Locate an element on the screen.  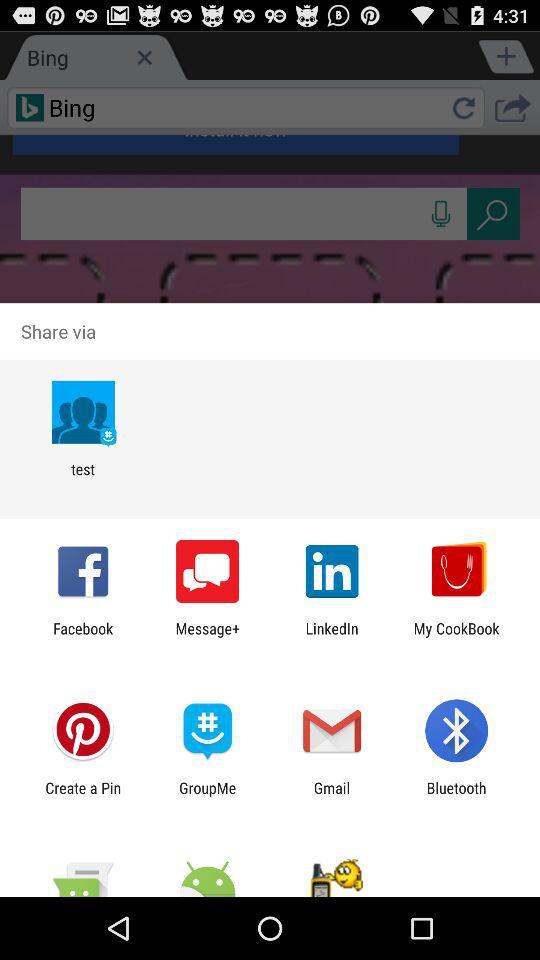
app next to linkedin icon is located at coordinates (206, 636).